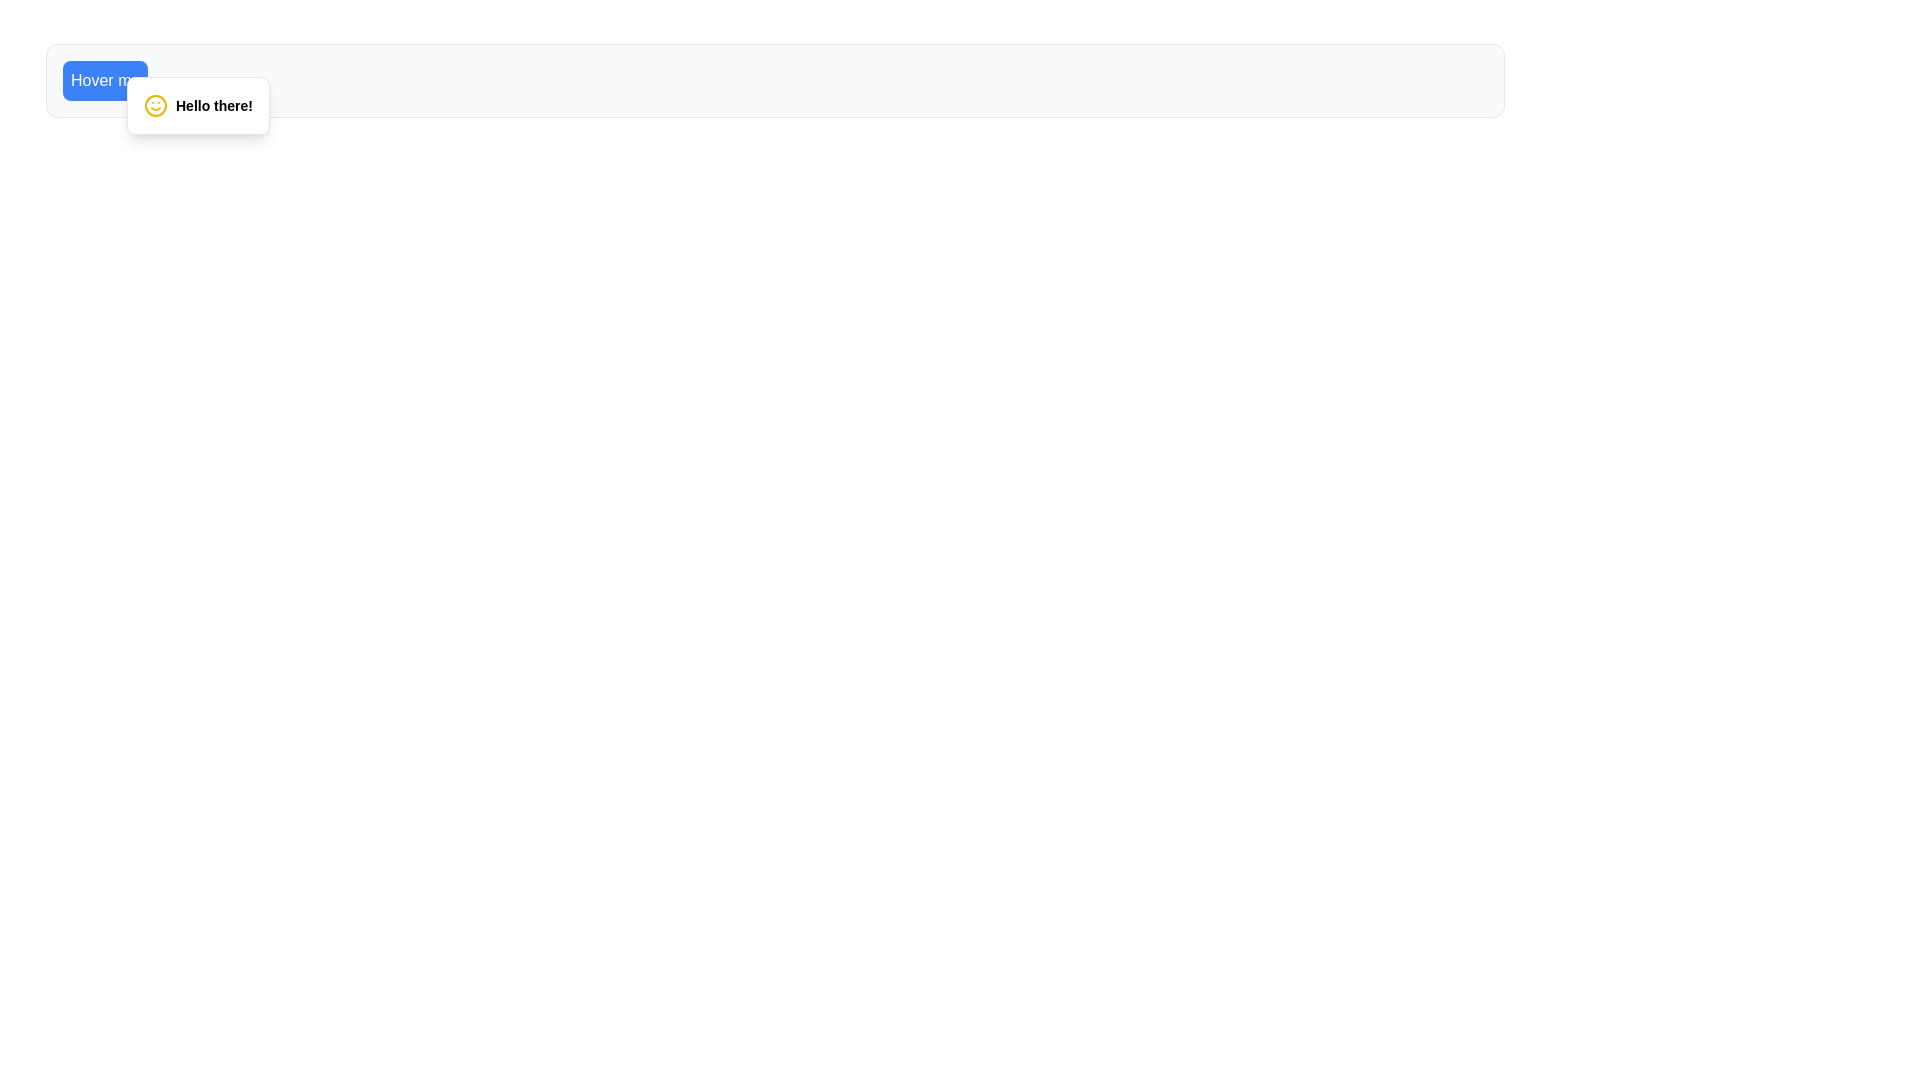 The width and height of the screenshot is (1920, 1080). What do you see at coordinates (155, 105) in the screenshot?
I see `the yellow smiley icon styled as an outline, located beside the text 'Hello there!' in the contextual popup triggered by the blue 'Hover me' button` at bounding box center [155, 105].